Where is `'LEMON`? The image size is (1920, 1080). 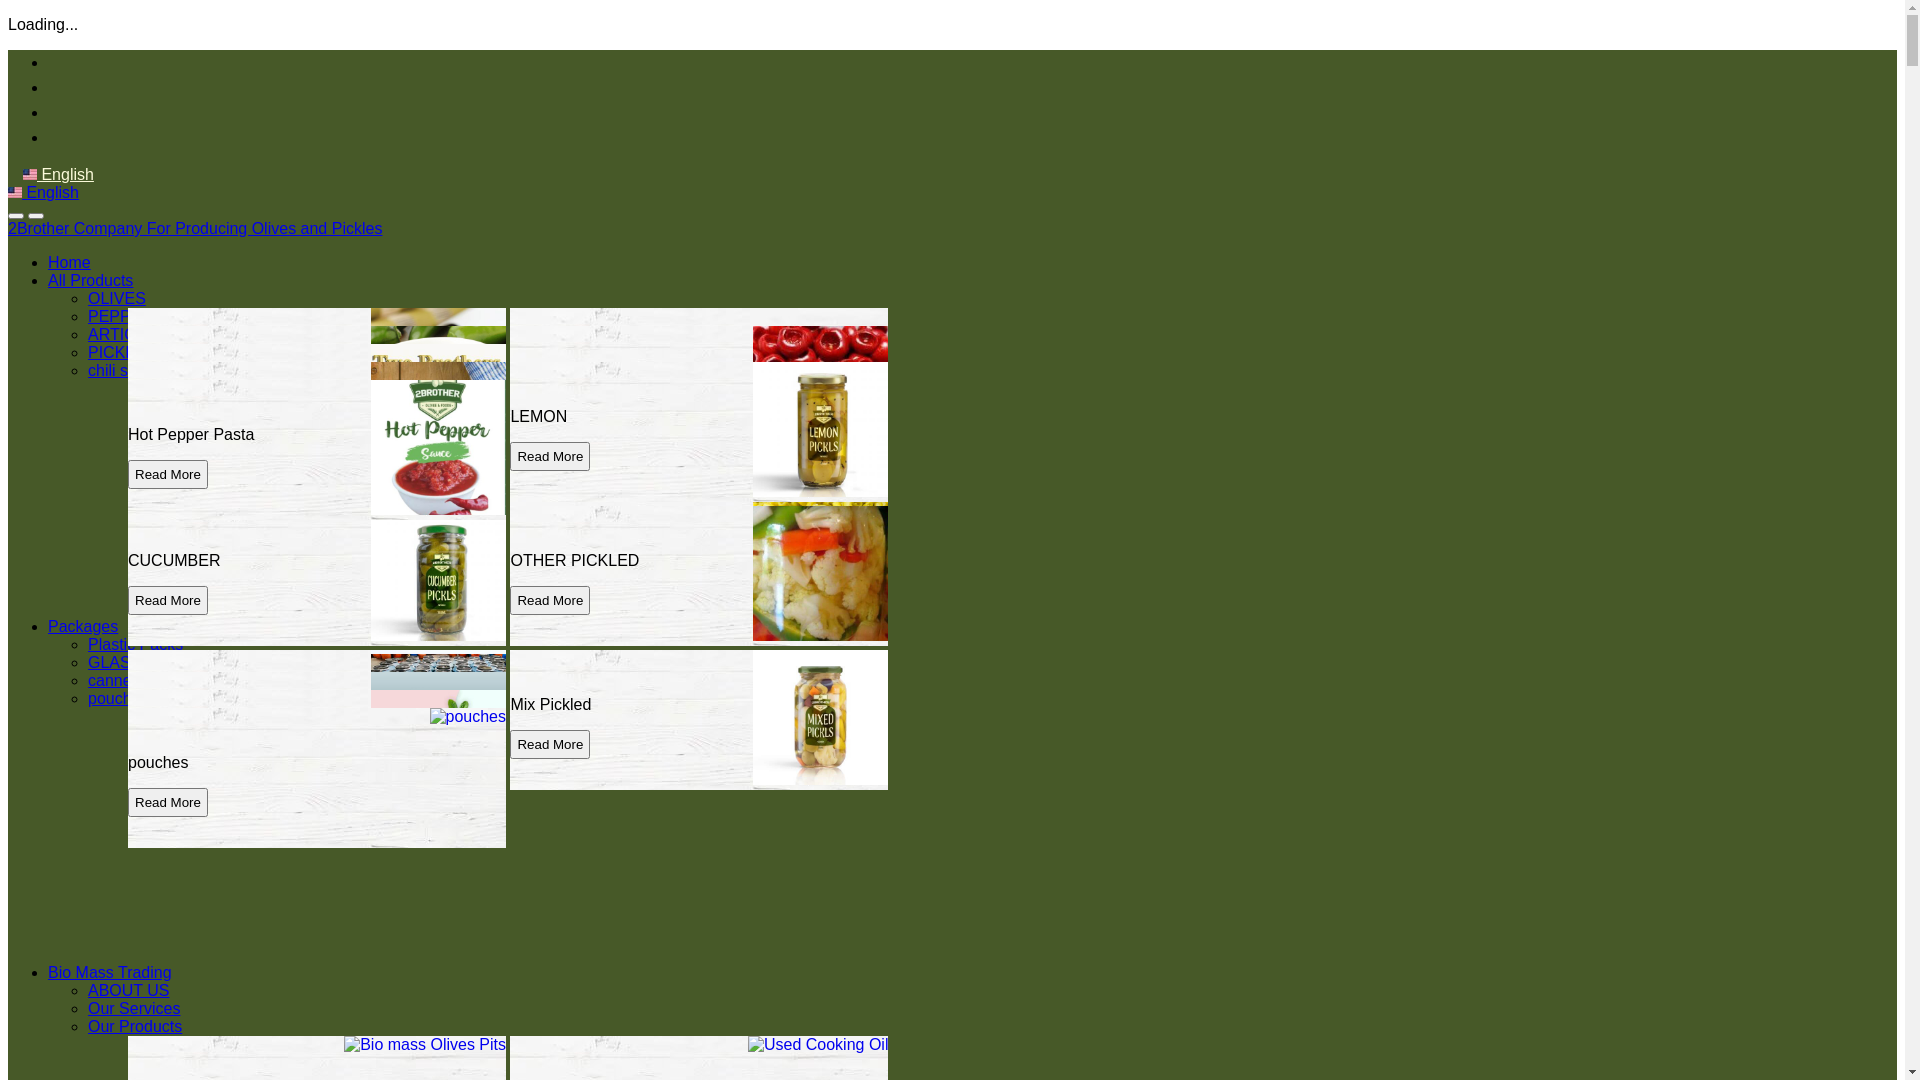
'LEMON is located at coordinates (509, 431).